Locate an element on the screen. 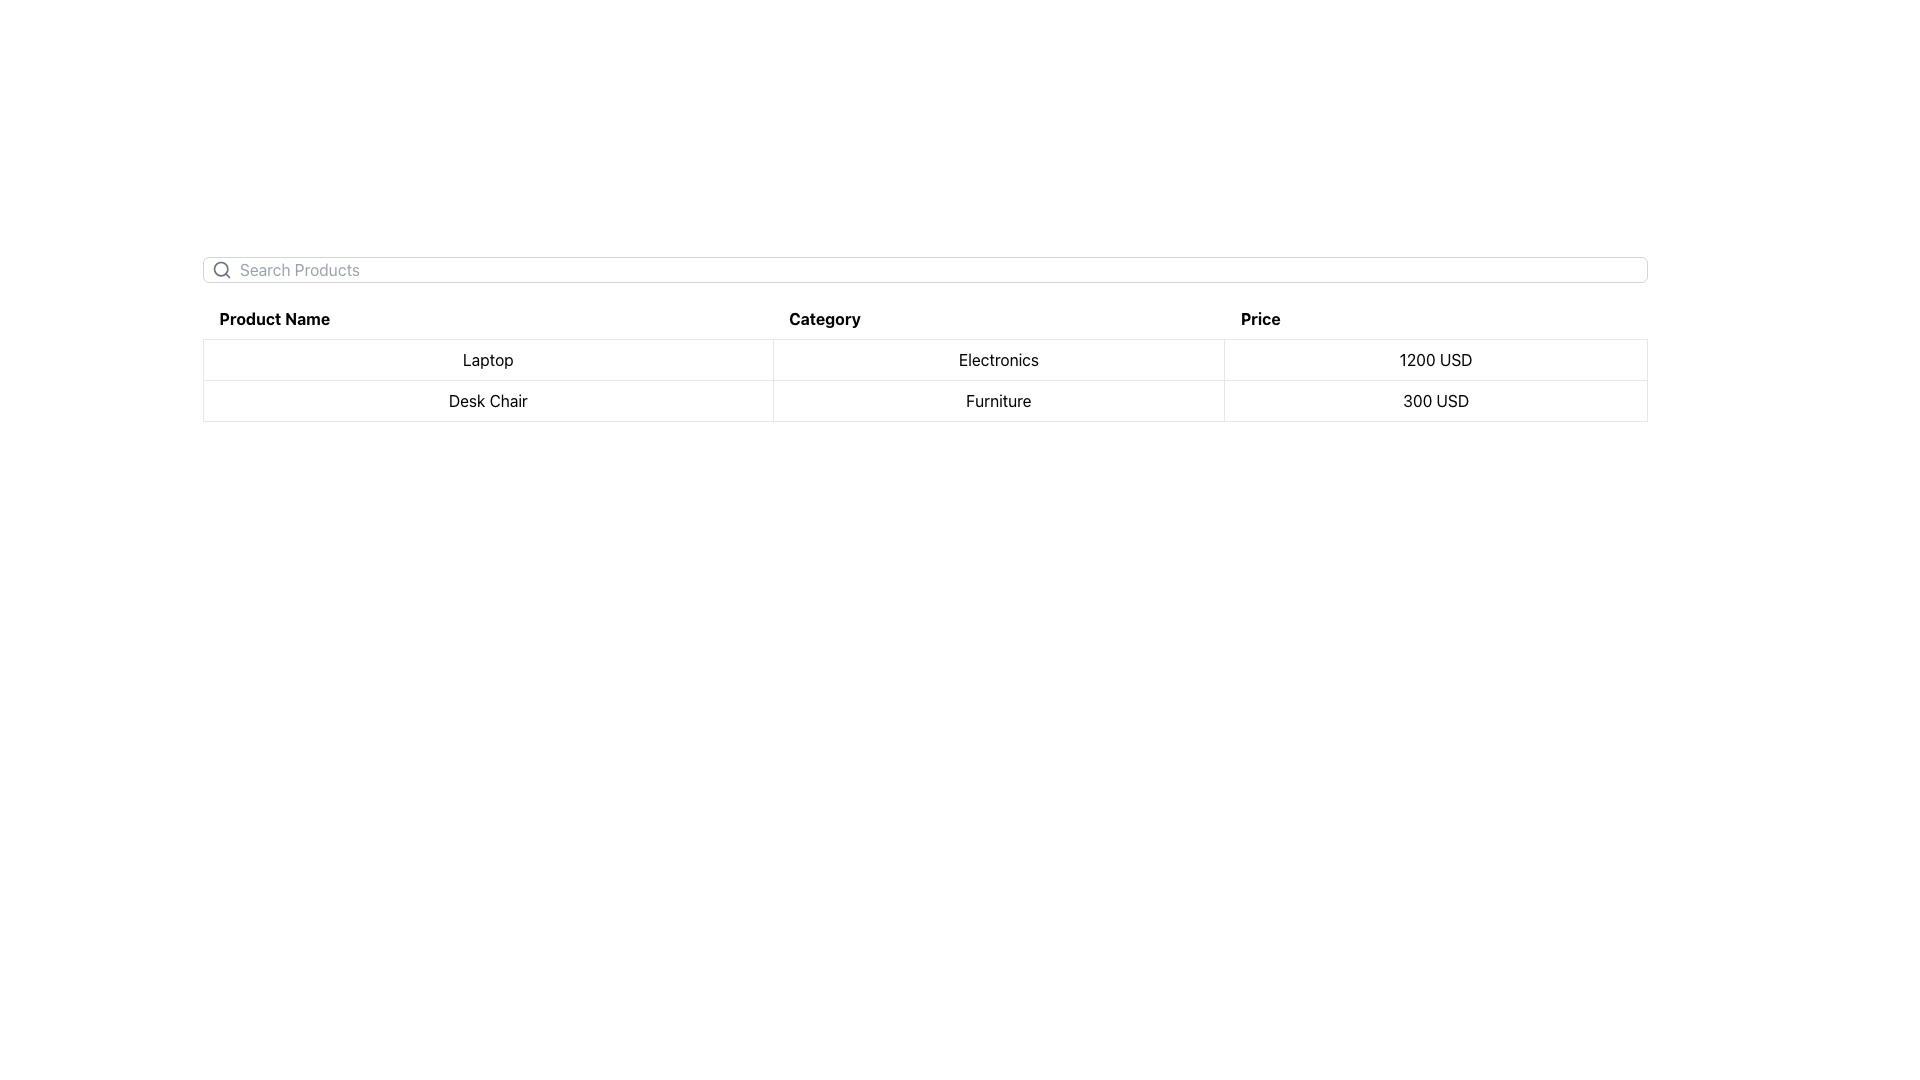 Image resolution: width=1920 pixels, height=1080 pixels. the 'Desk Chair' text element in the 'Product Name' column of the second row in the product details table is located at coordinates (488, 401).